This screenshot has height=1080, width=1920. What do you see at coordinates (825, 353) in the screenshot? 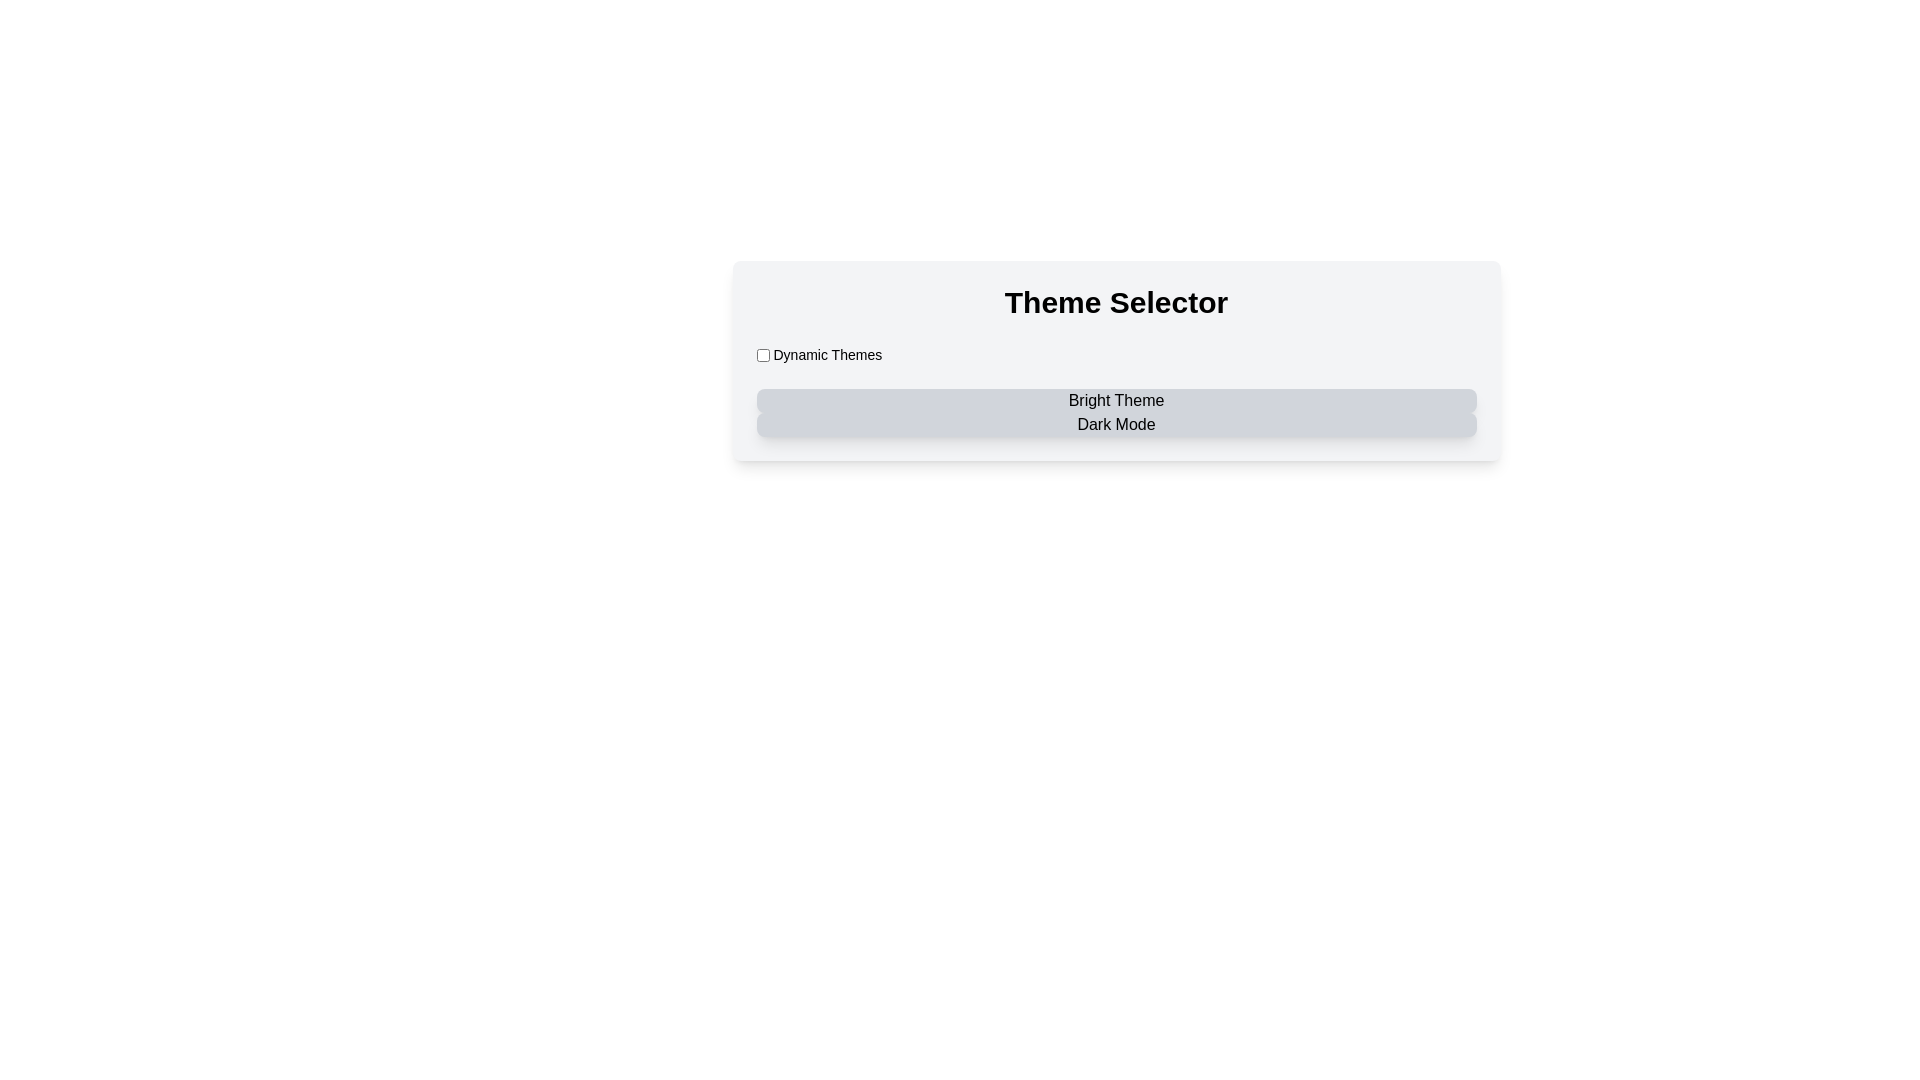
I see `the text label displaying 'Dynamic Themes' located immediately to the right of the 'accept-toggle' checkbox` at bounding box center [825, 353].